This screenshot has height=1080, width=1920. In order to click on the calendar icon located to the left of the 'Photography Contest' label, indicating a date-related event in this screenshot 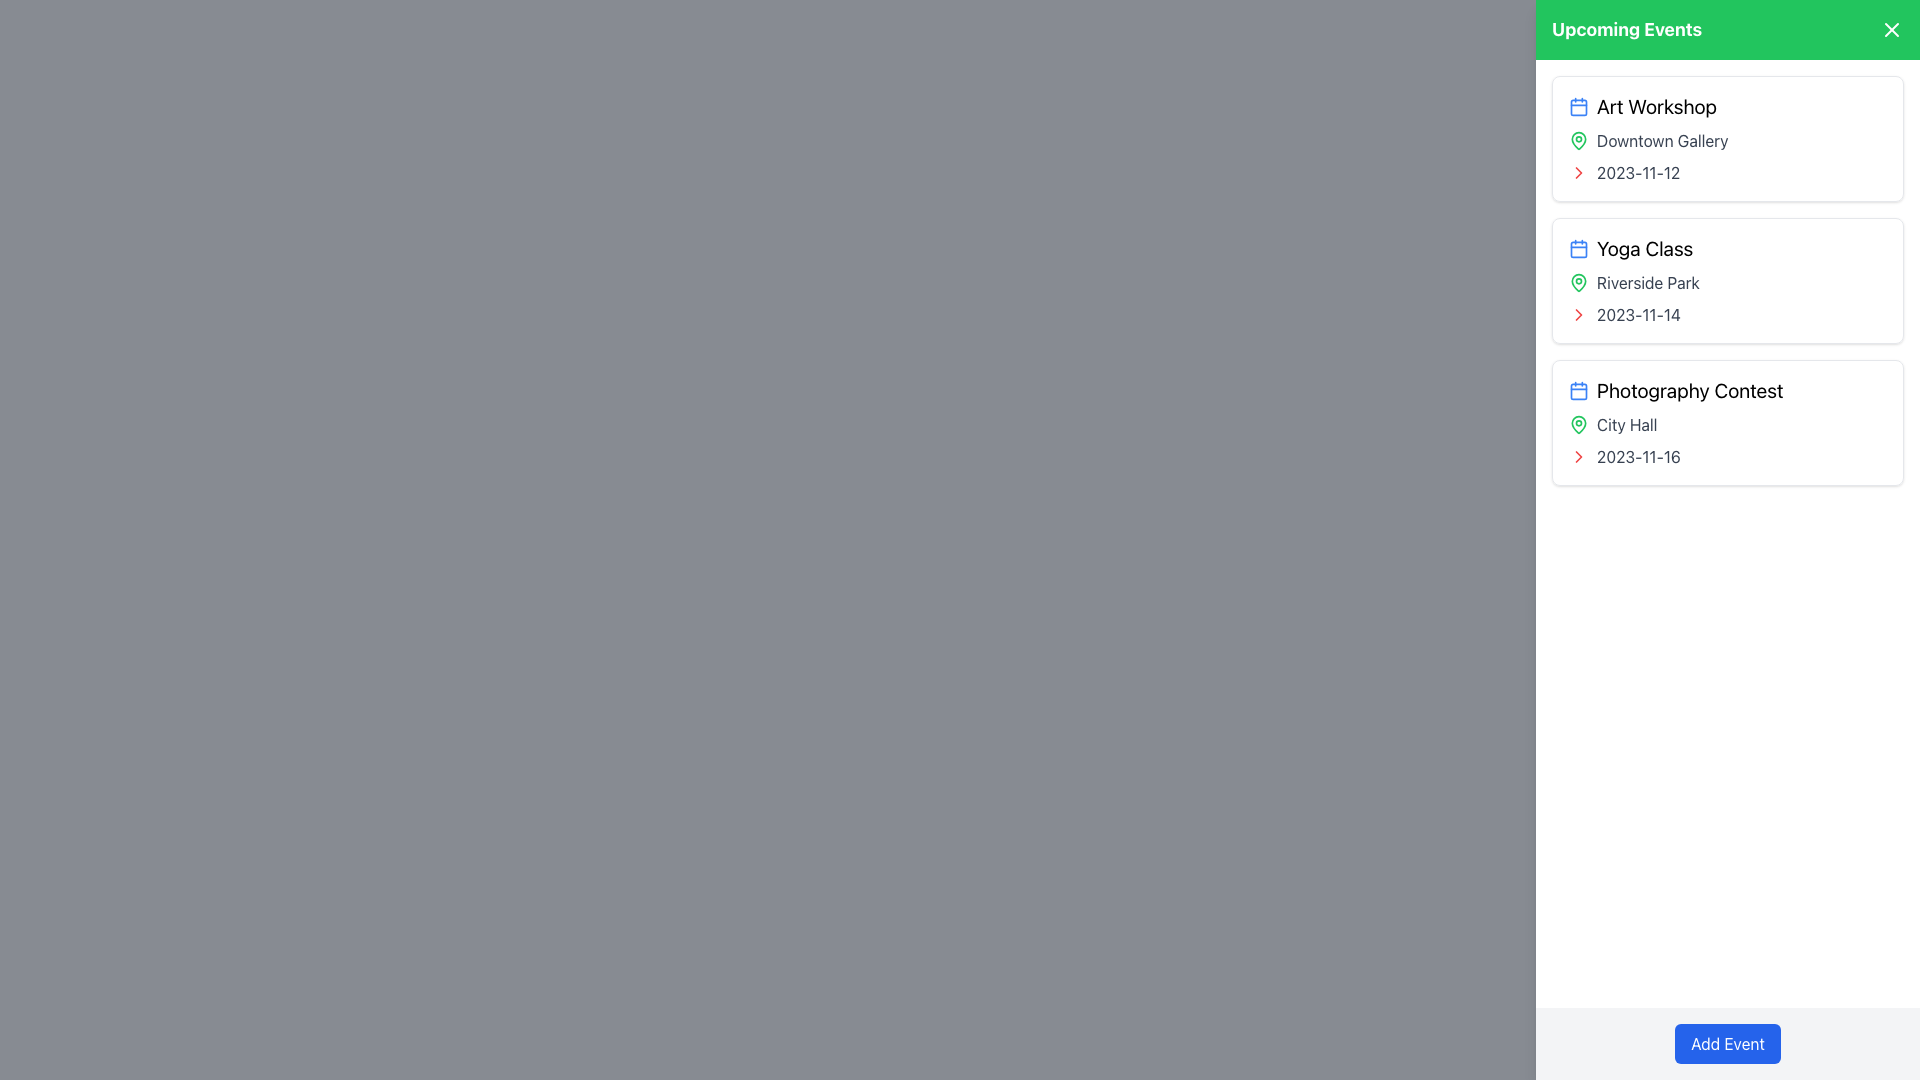, I will do `click(1578, 390)`.